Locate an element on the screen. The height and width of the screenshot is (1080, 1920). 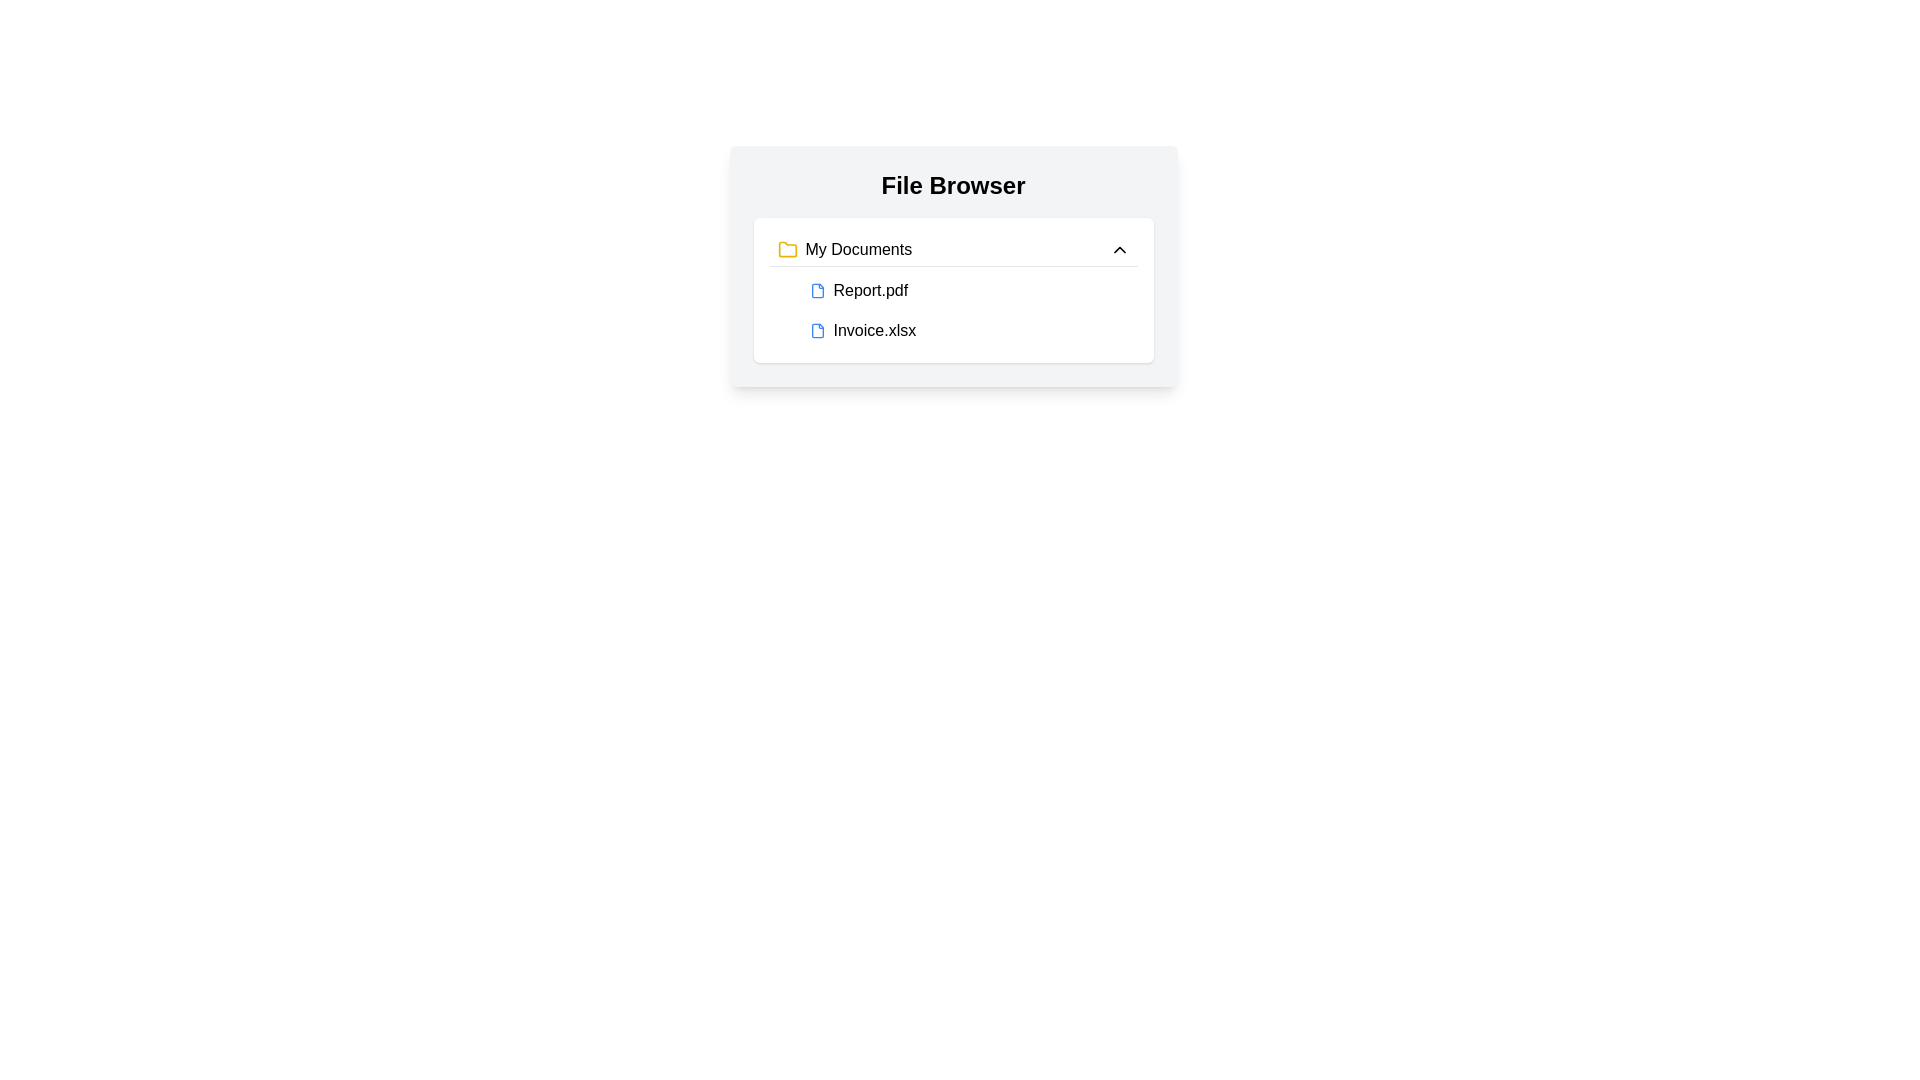
the folder header to toggle the visibility of its contents is located at coordinates (952, 249).